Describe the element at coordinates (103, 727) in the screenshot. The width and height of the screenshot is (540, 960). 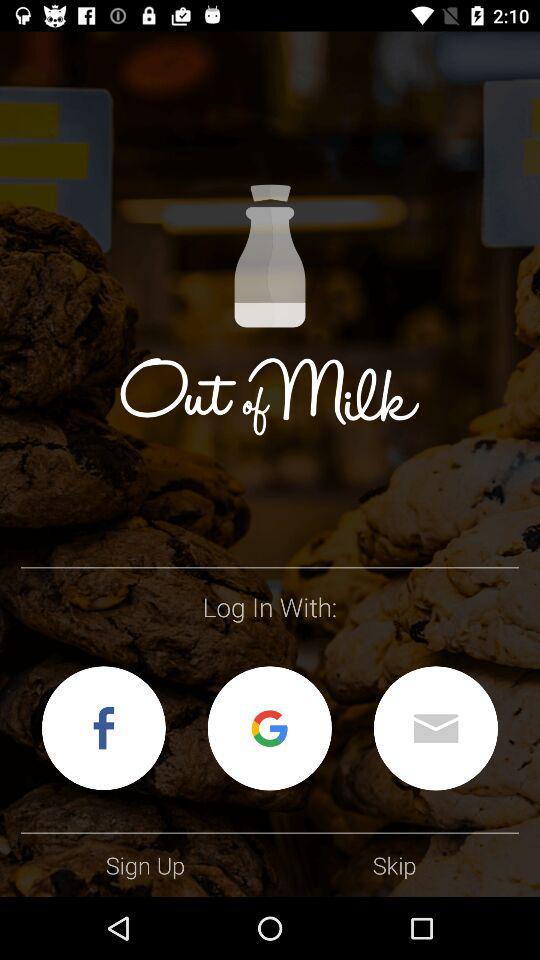
I see `connect this to facebook` at that location.